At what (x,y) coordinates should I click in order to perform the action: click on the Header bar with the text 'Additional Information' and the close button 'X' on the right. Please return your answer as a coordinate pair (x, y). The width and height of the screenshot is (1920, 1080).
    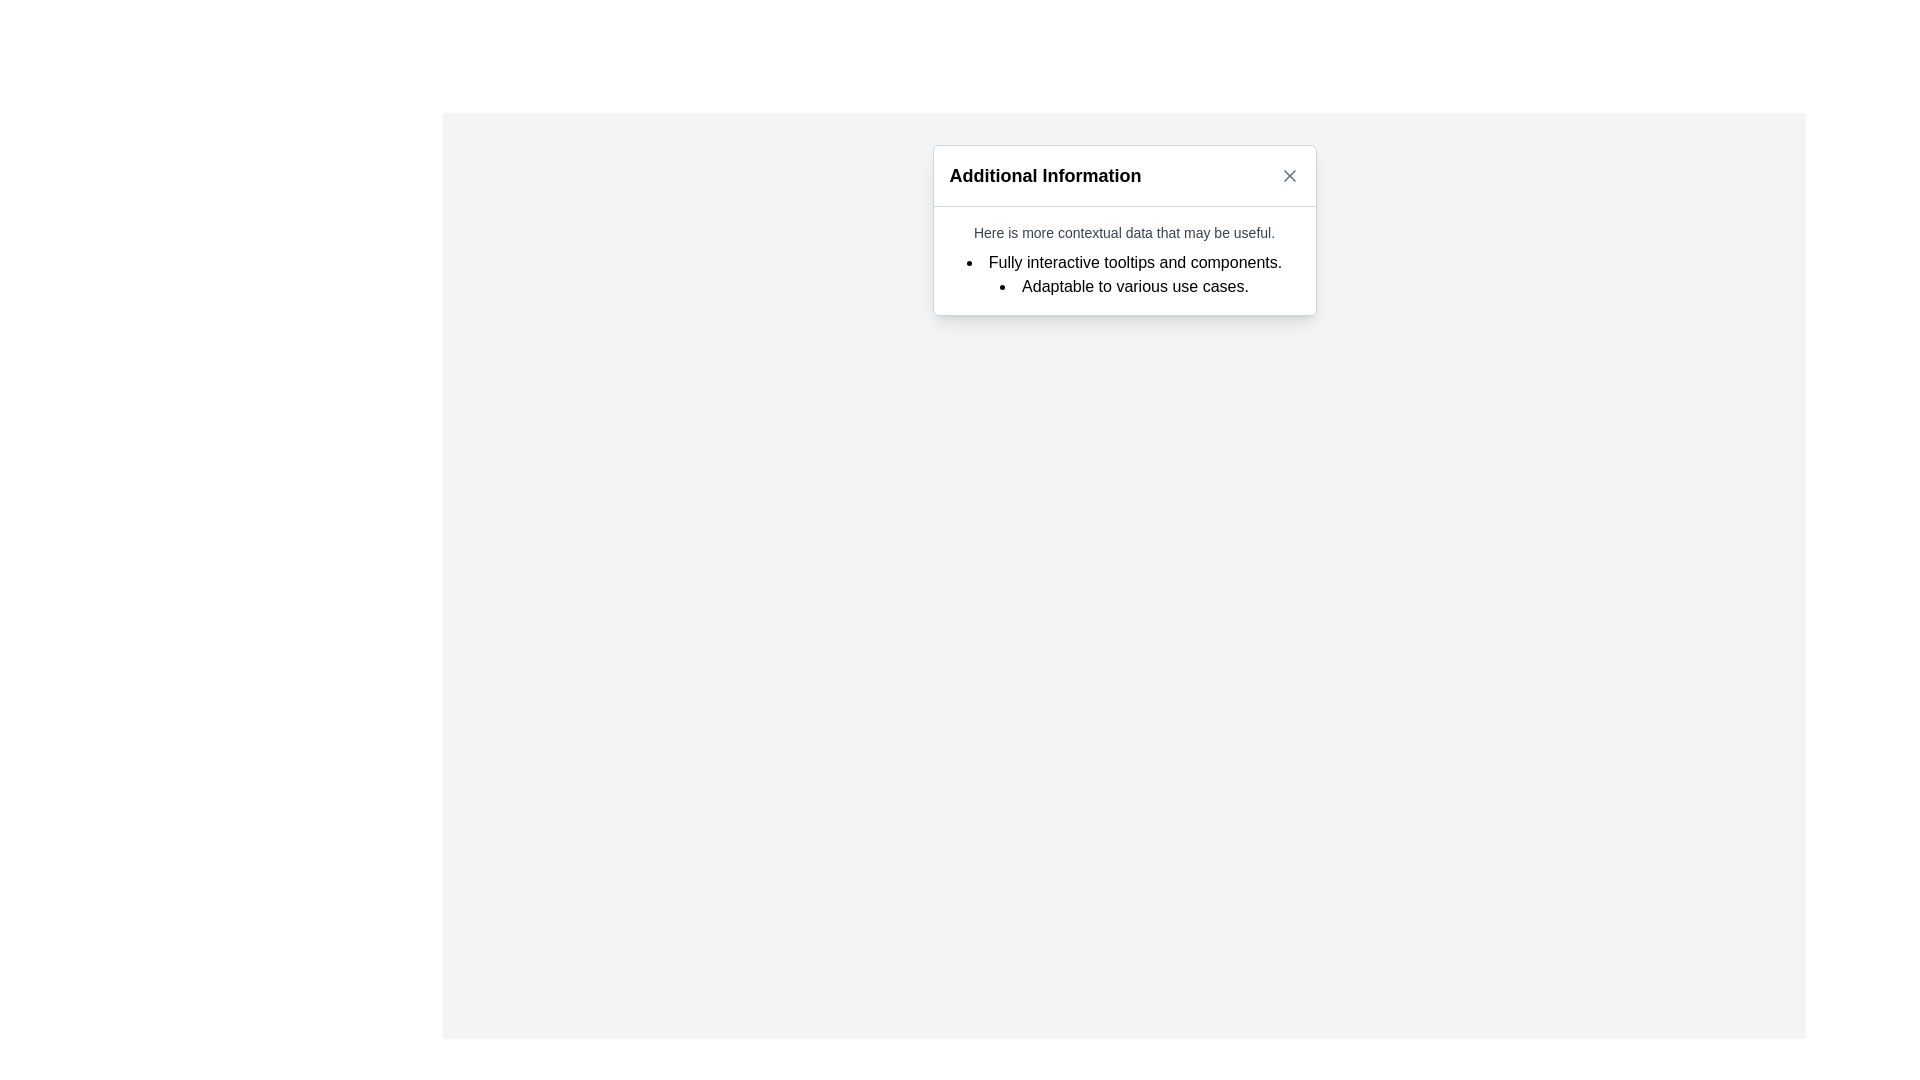
    Looking at the image, I should click on (1124, 175).